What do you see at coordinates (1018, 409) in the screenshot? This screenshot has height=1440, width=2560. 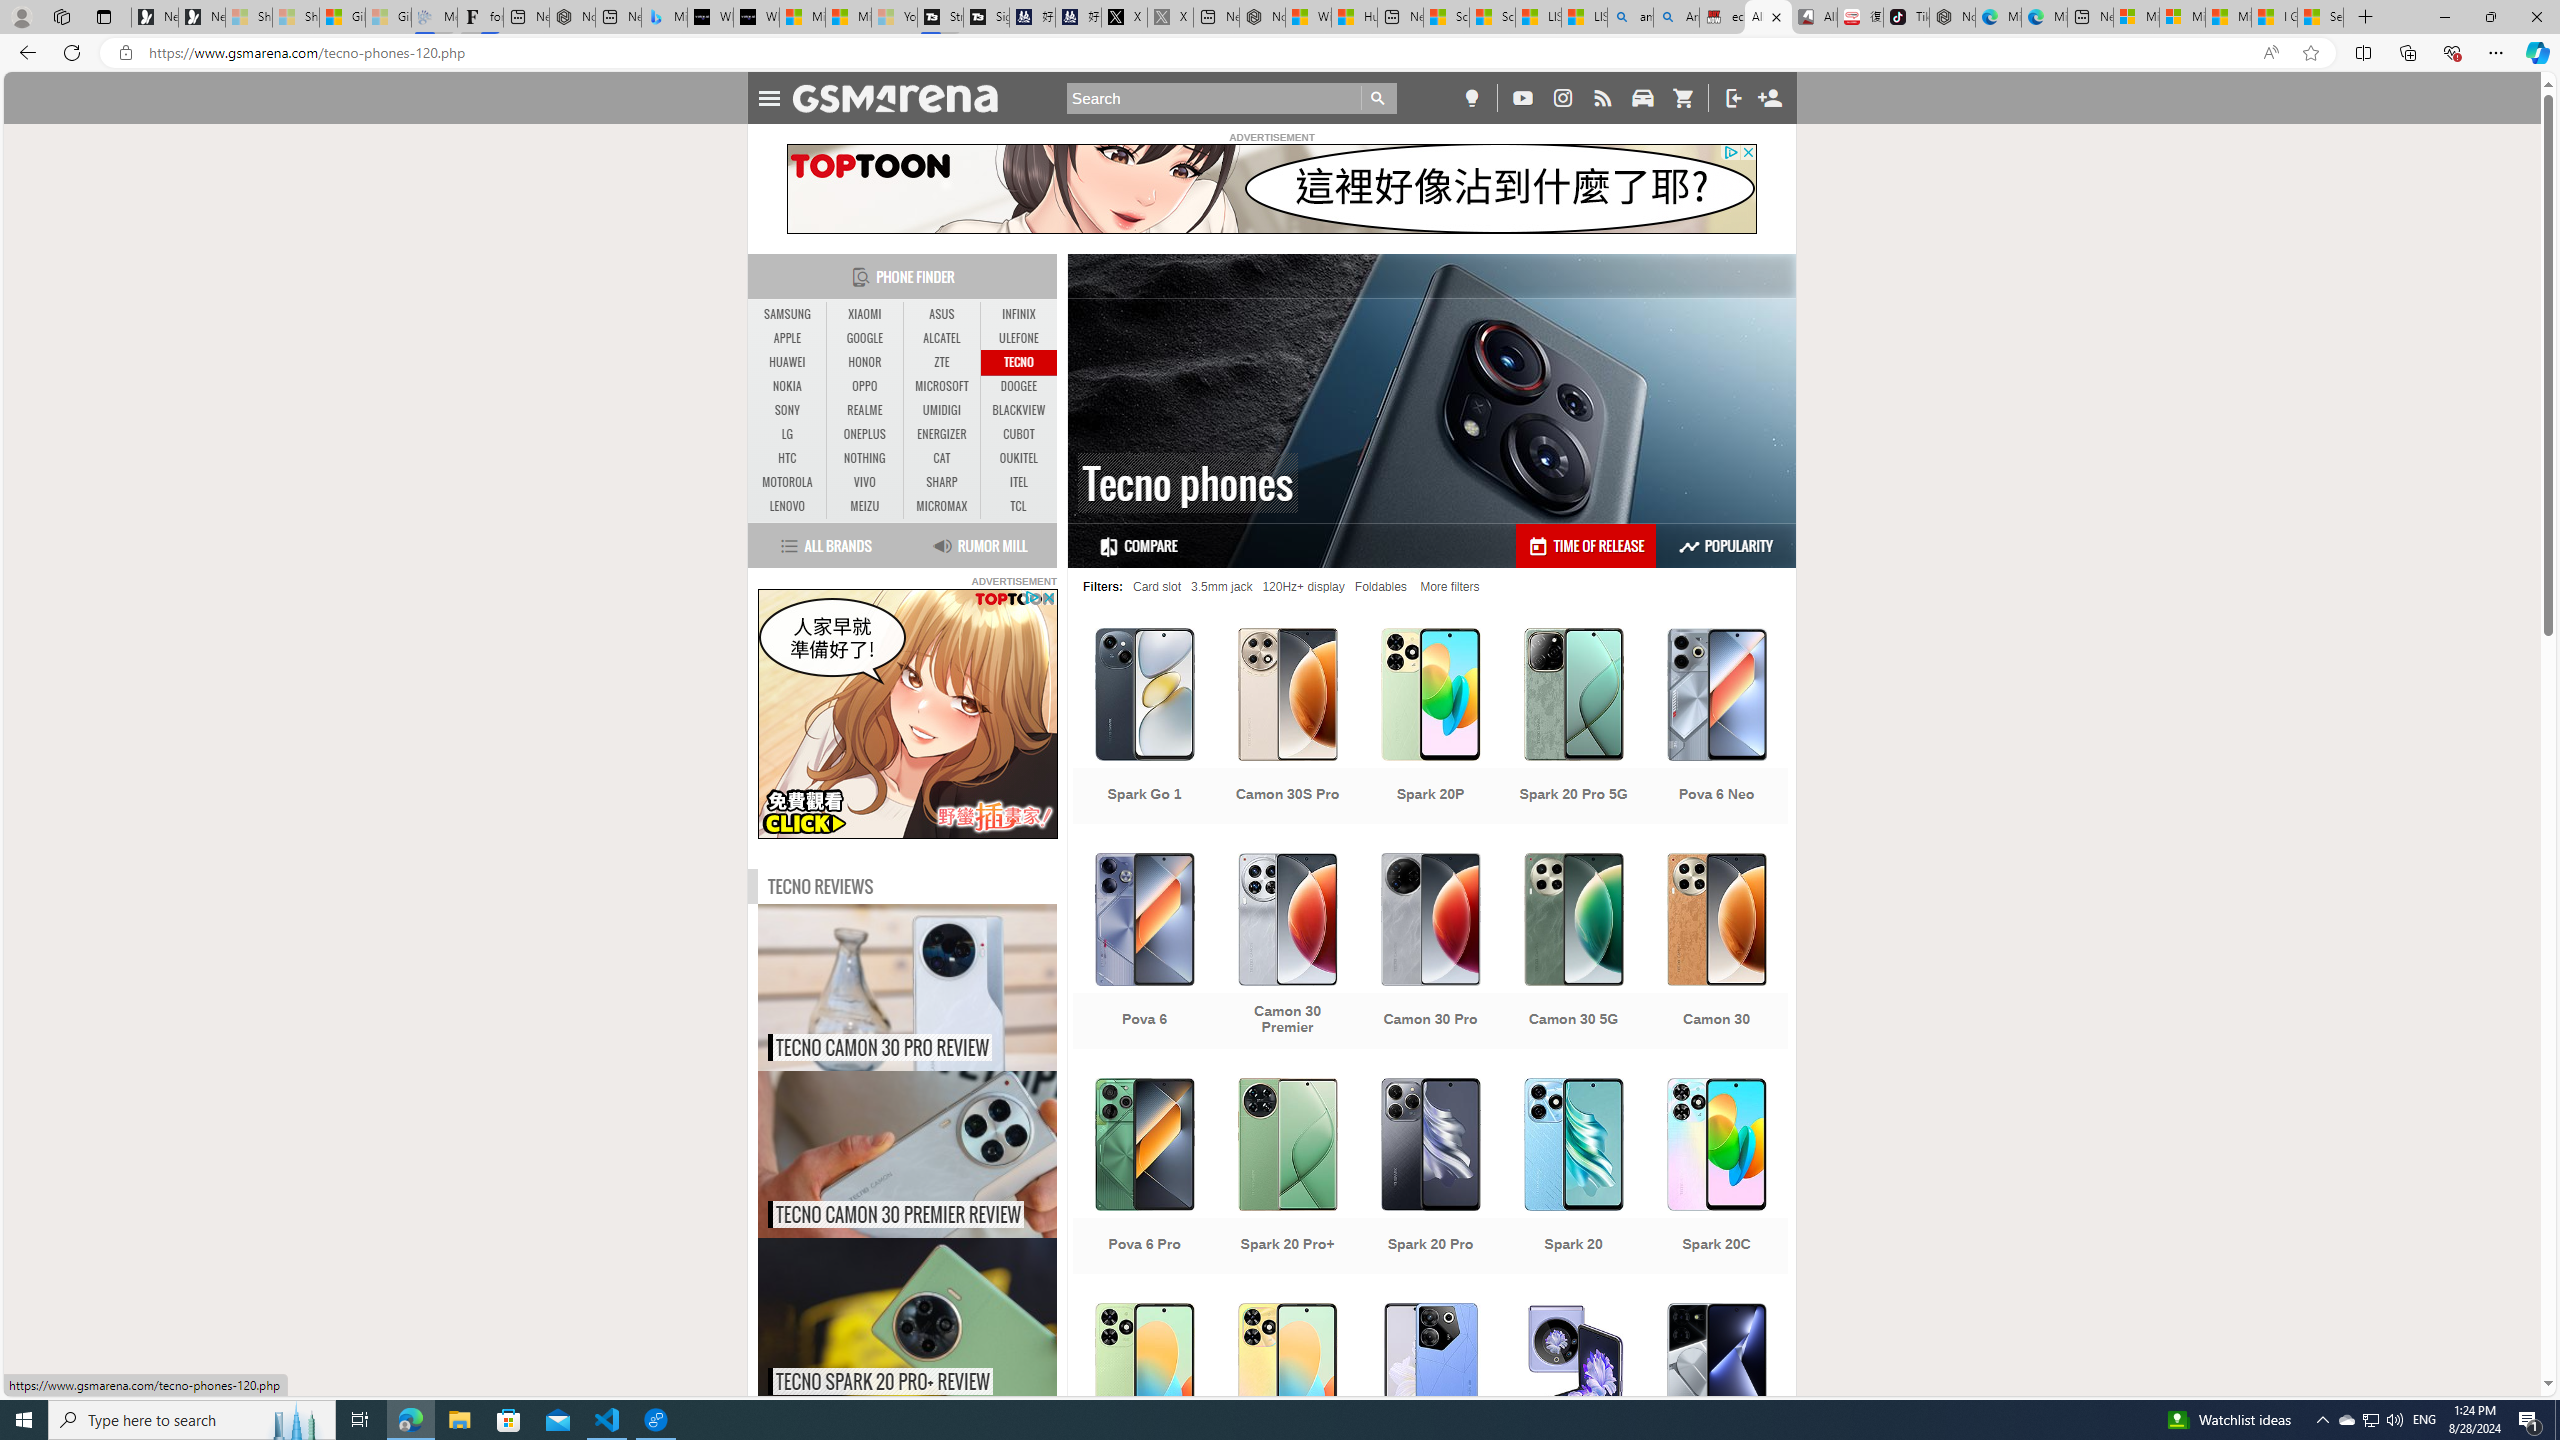 I see `'BLACKVIEW'` at bounding box center [1018, 409].